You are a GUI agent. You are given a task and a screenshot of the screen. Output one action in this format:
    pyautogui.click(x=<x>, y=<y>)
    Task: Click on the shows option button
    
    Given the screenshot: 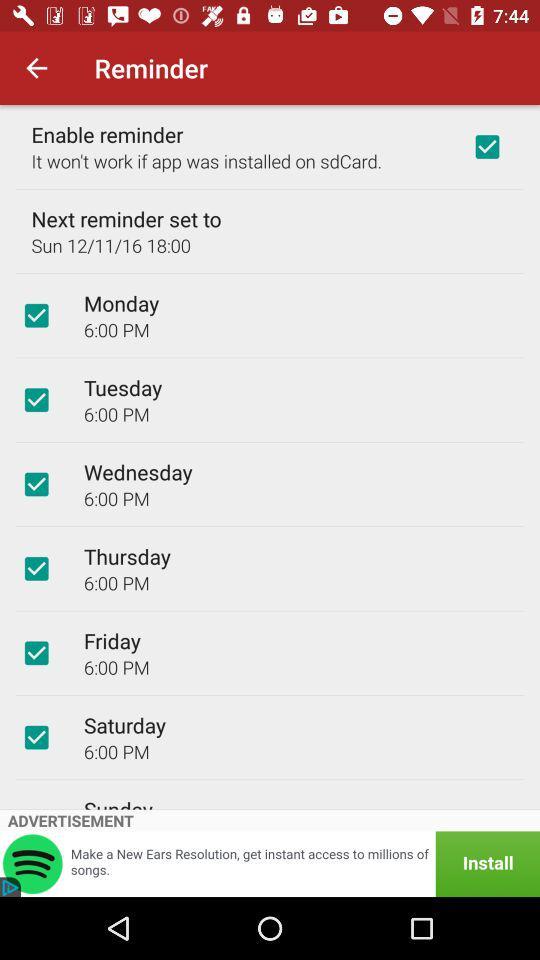 What is the action you would take?
    pyautogui.click(x=36, y=399)
    